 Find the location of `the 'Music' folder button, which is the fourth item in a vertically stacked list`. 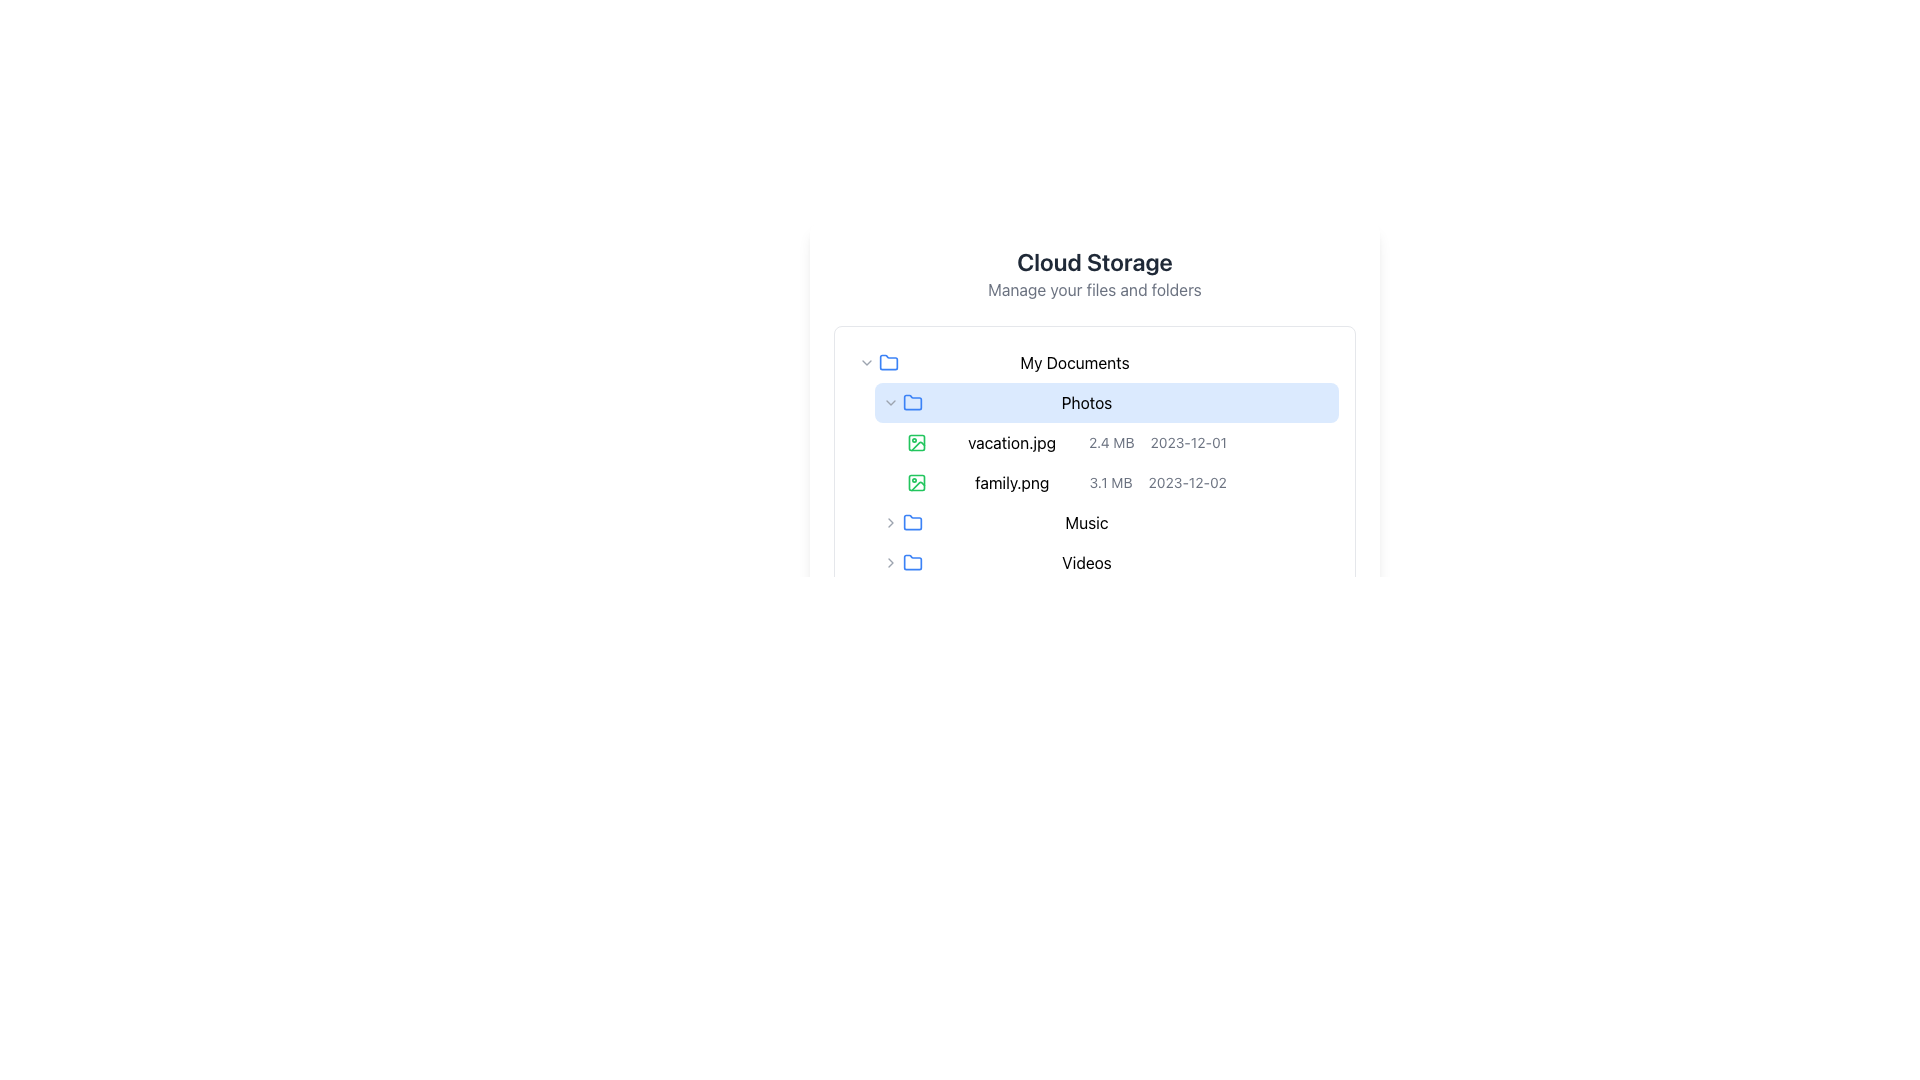

the 'Music' folder button, which is the fourth item in a vertically stacked list is located at coordinates (1093, 522).